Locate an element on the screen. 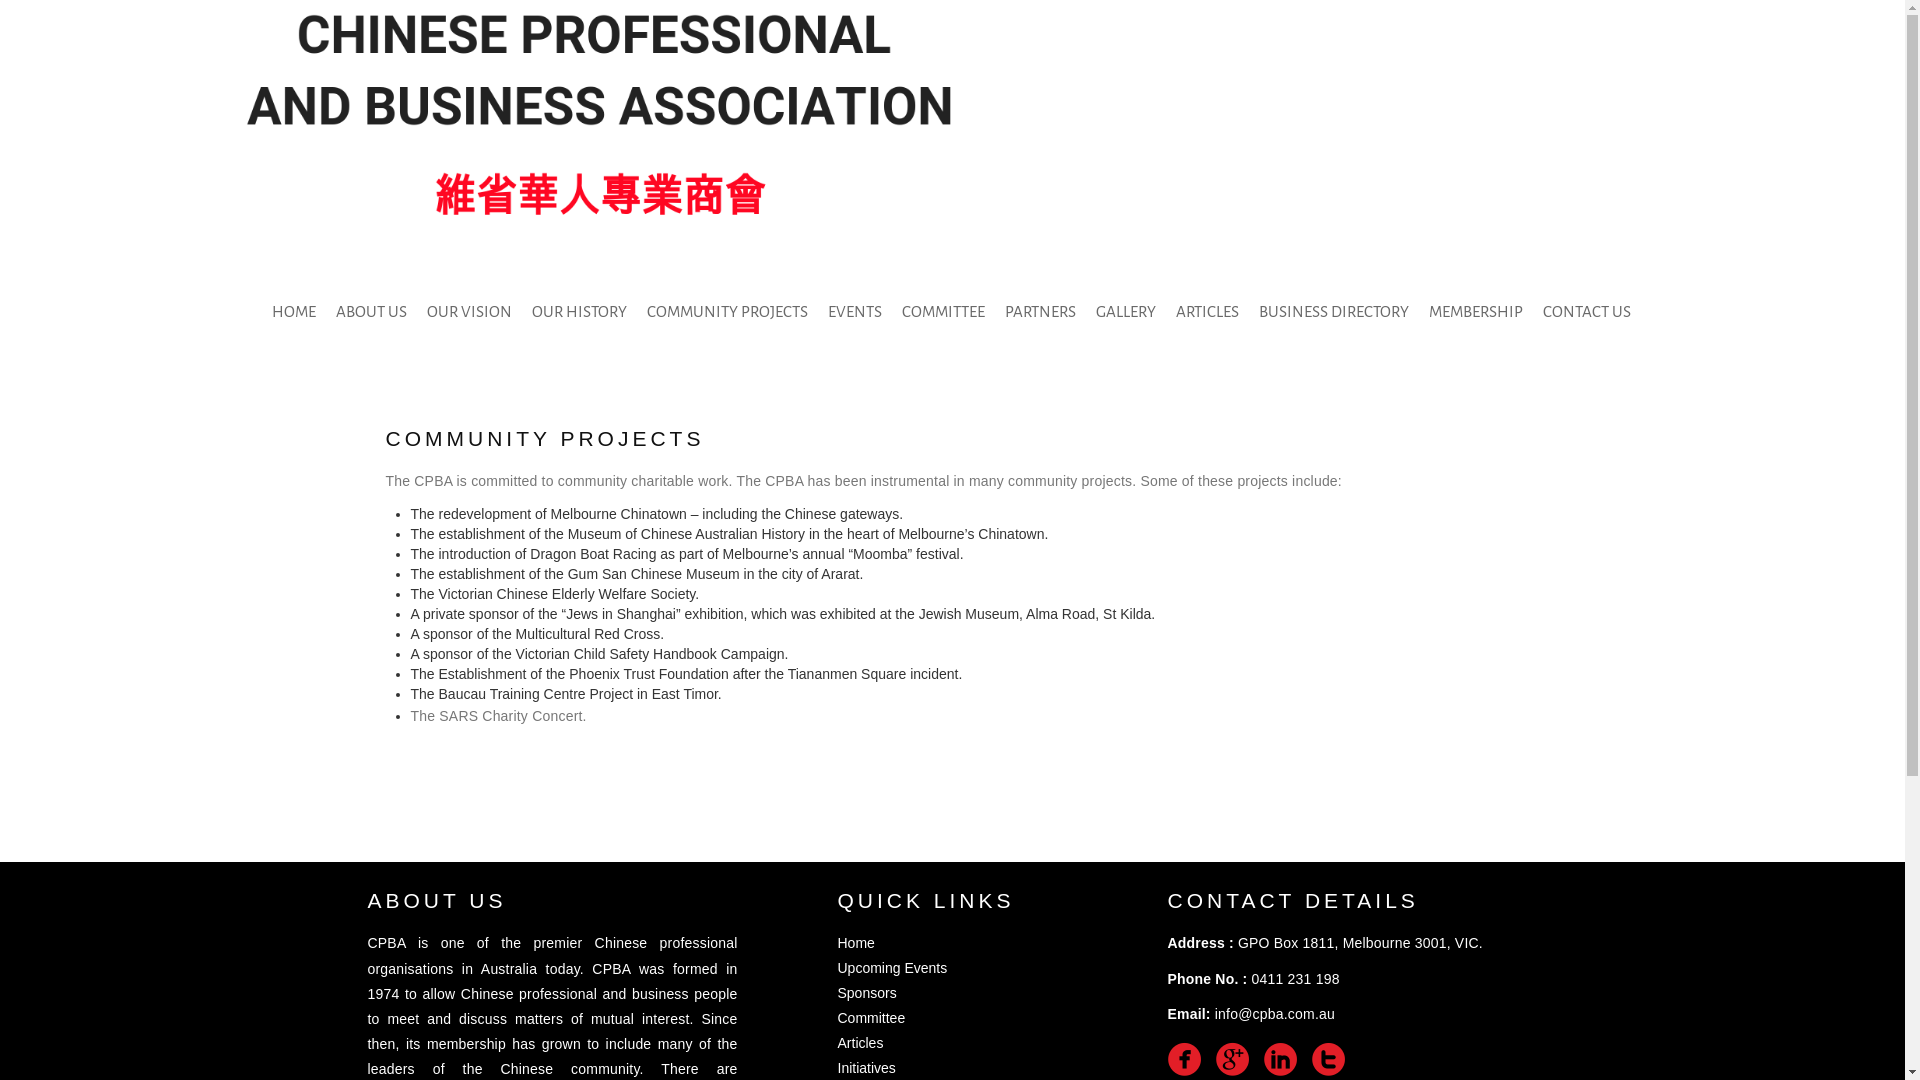  'ARTICLES' is located at coordinates (1166, 312).